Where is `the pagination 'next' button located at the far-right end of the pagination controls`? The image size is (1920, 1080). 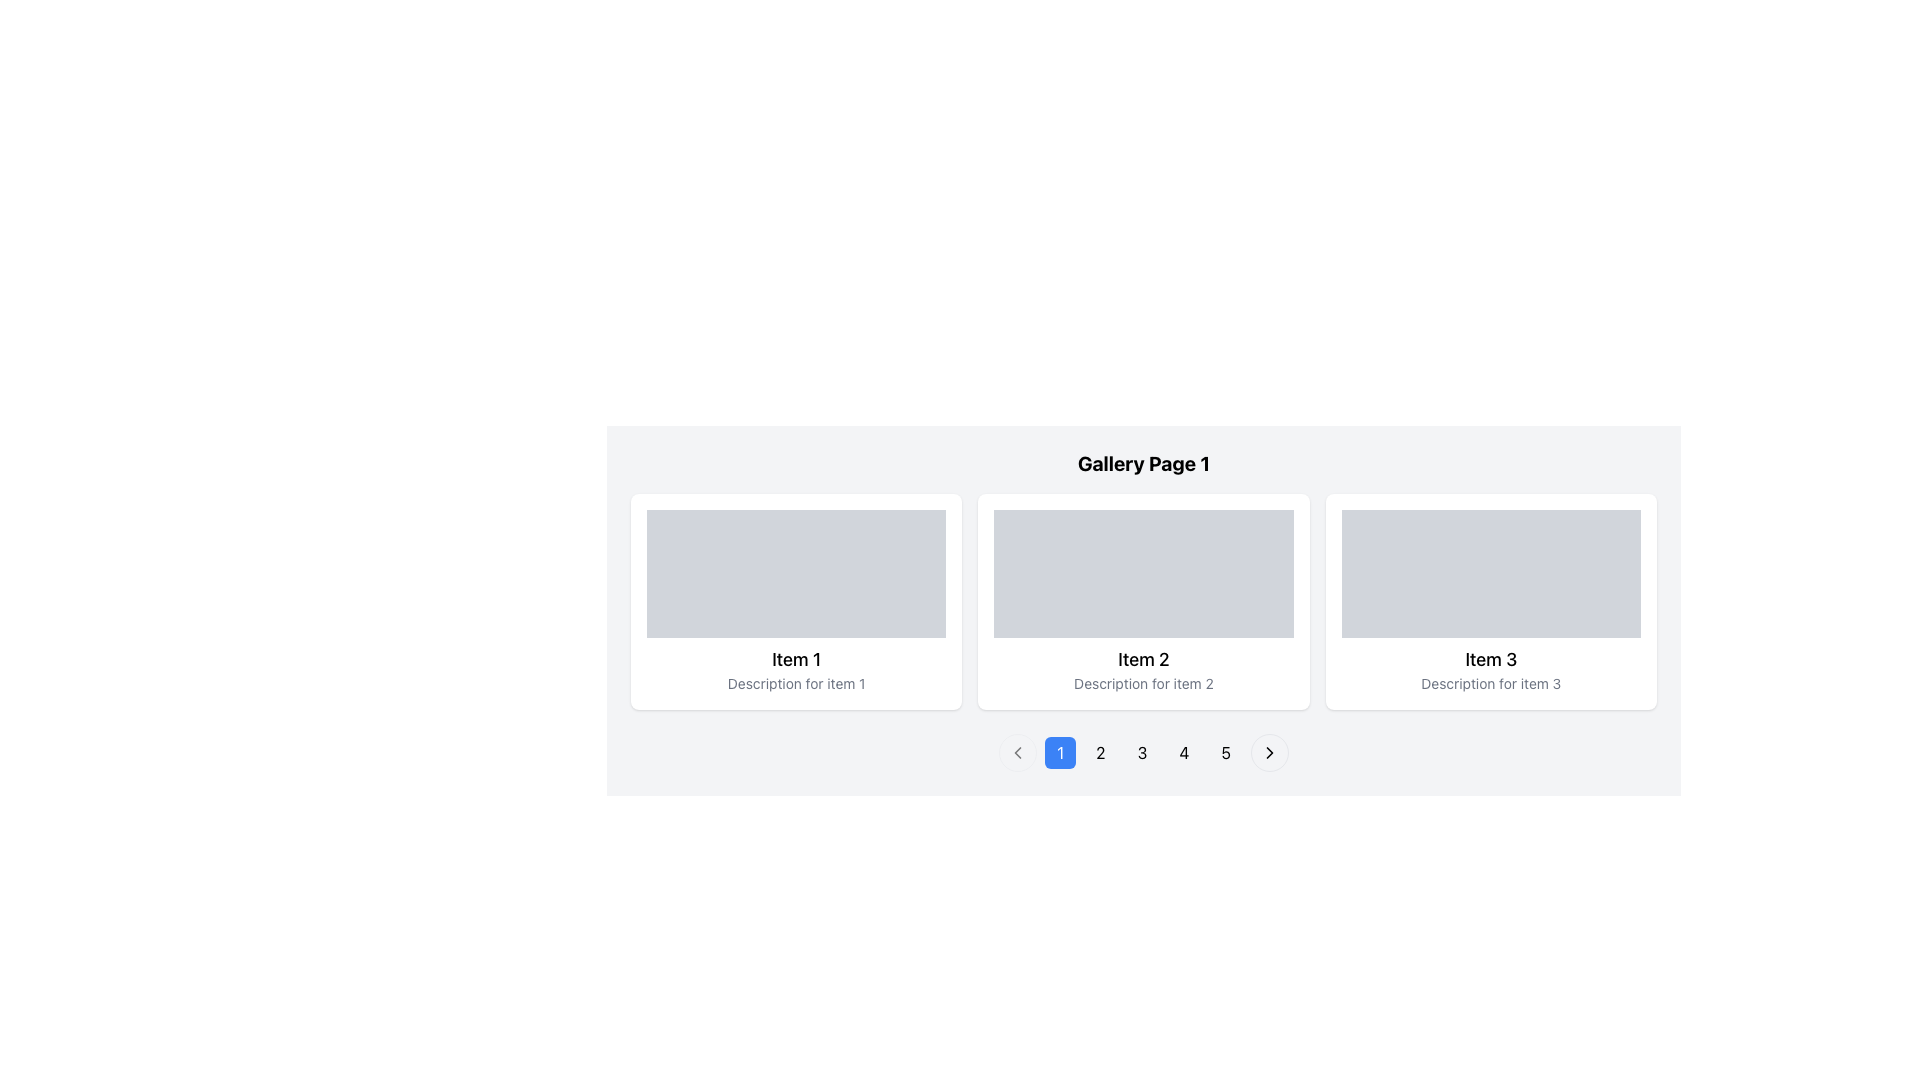
the pagination 'next' button located at the far-right end of the pagination controls is located at coordinates (1268, 752).